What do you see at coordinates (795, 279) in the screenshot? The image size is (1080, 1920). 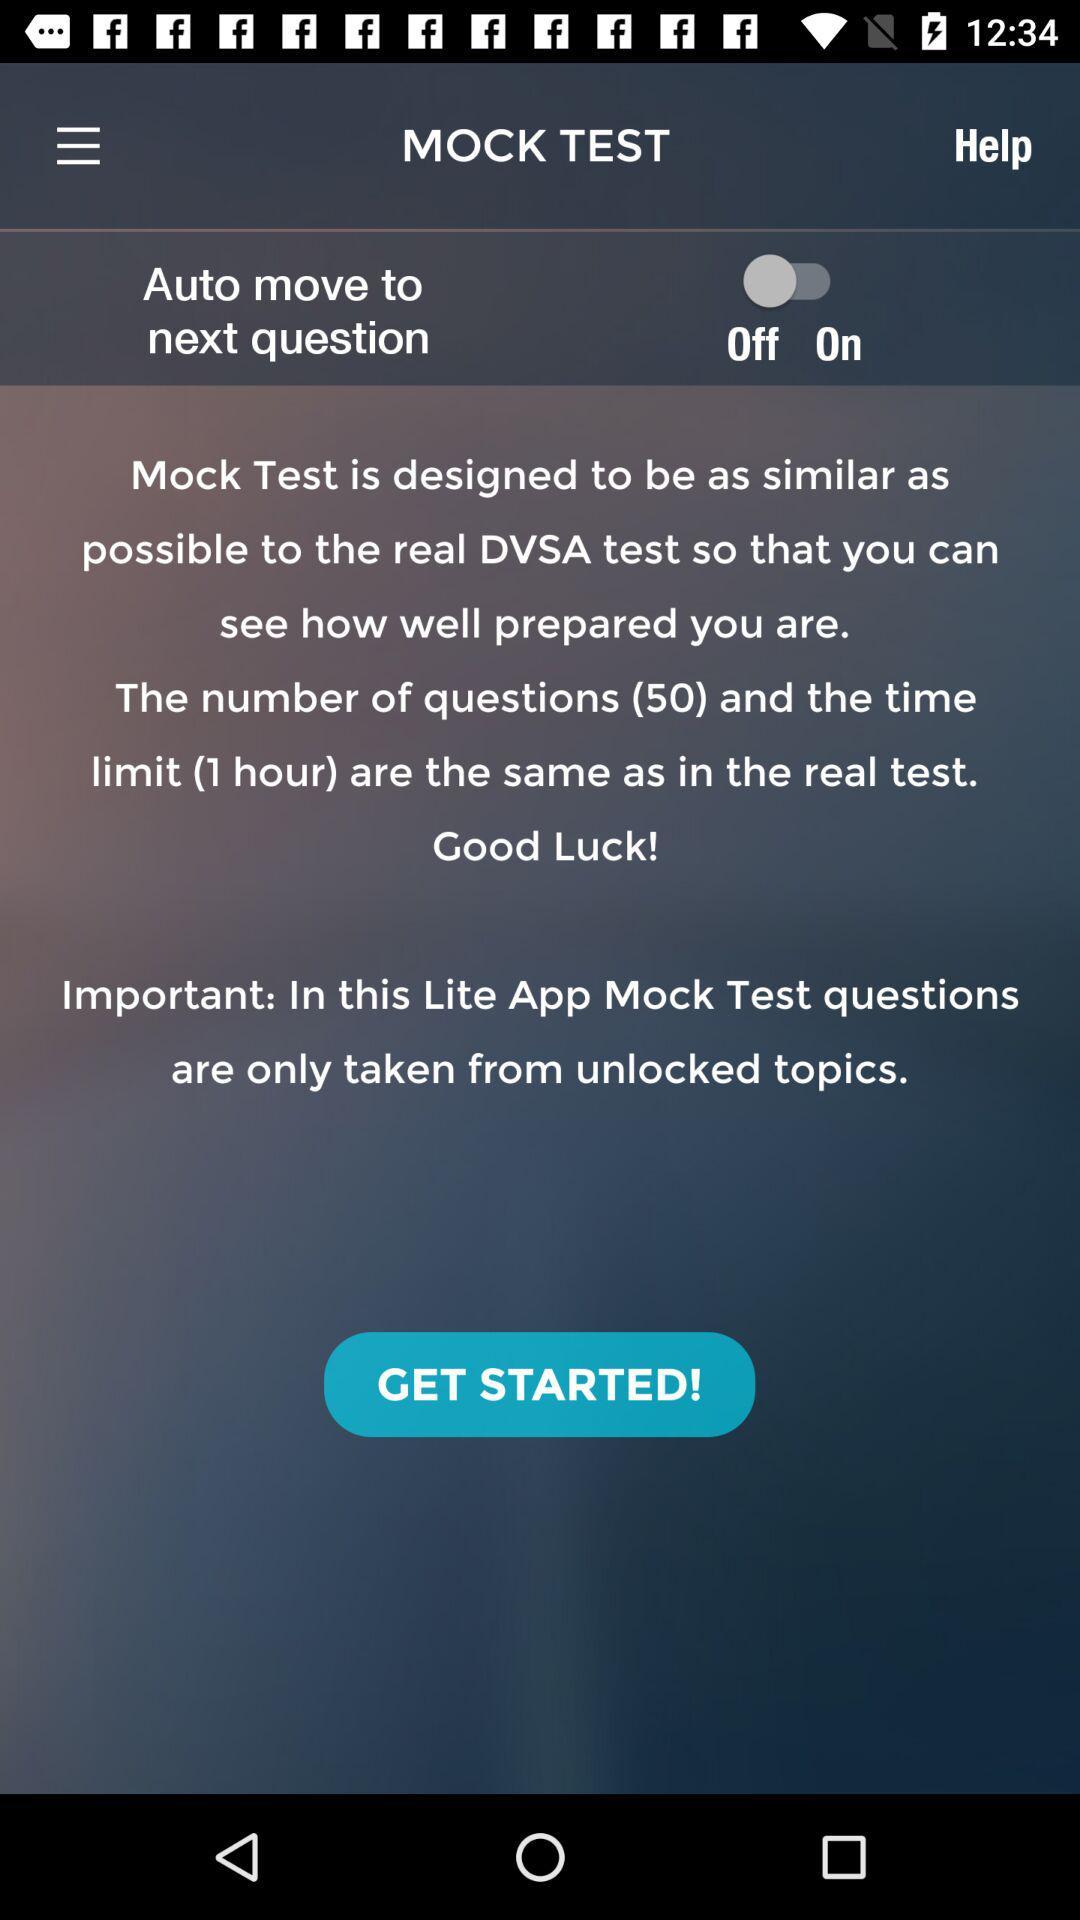 I see `on-off` at bounding box center [795, 279].